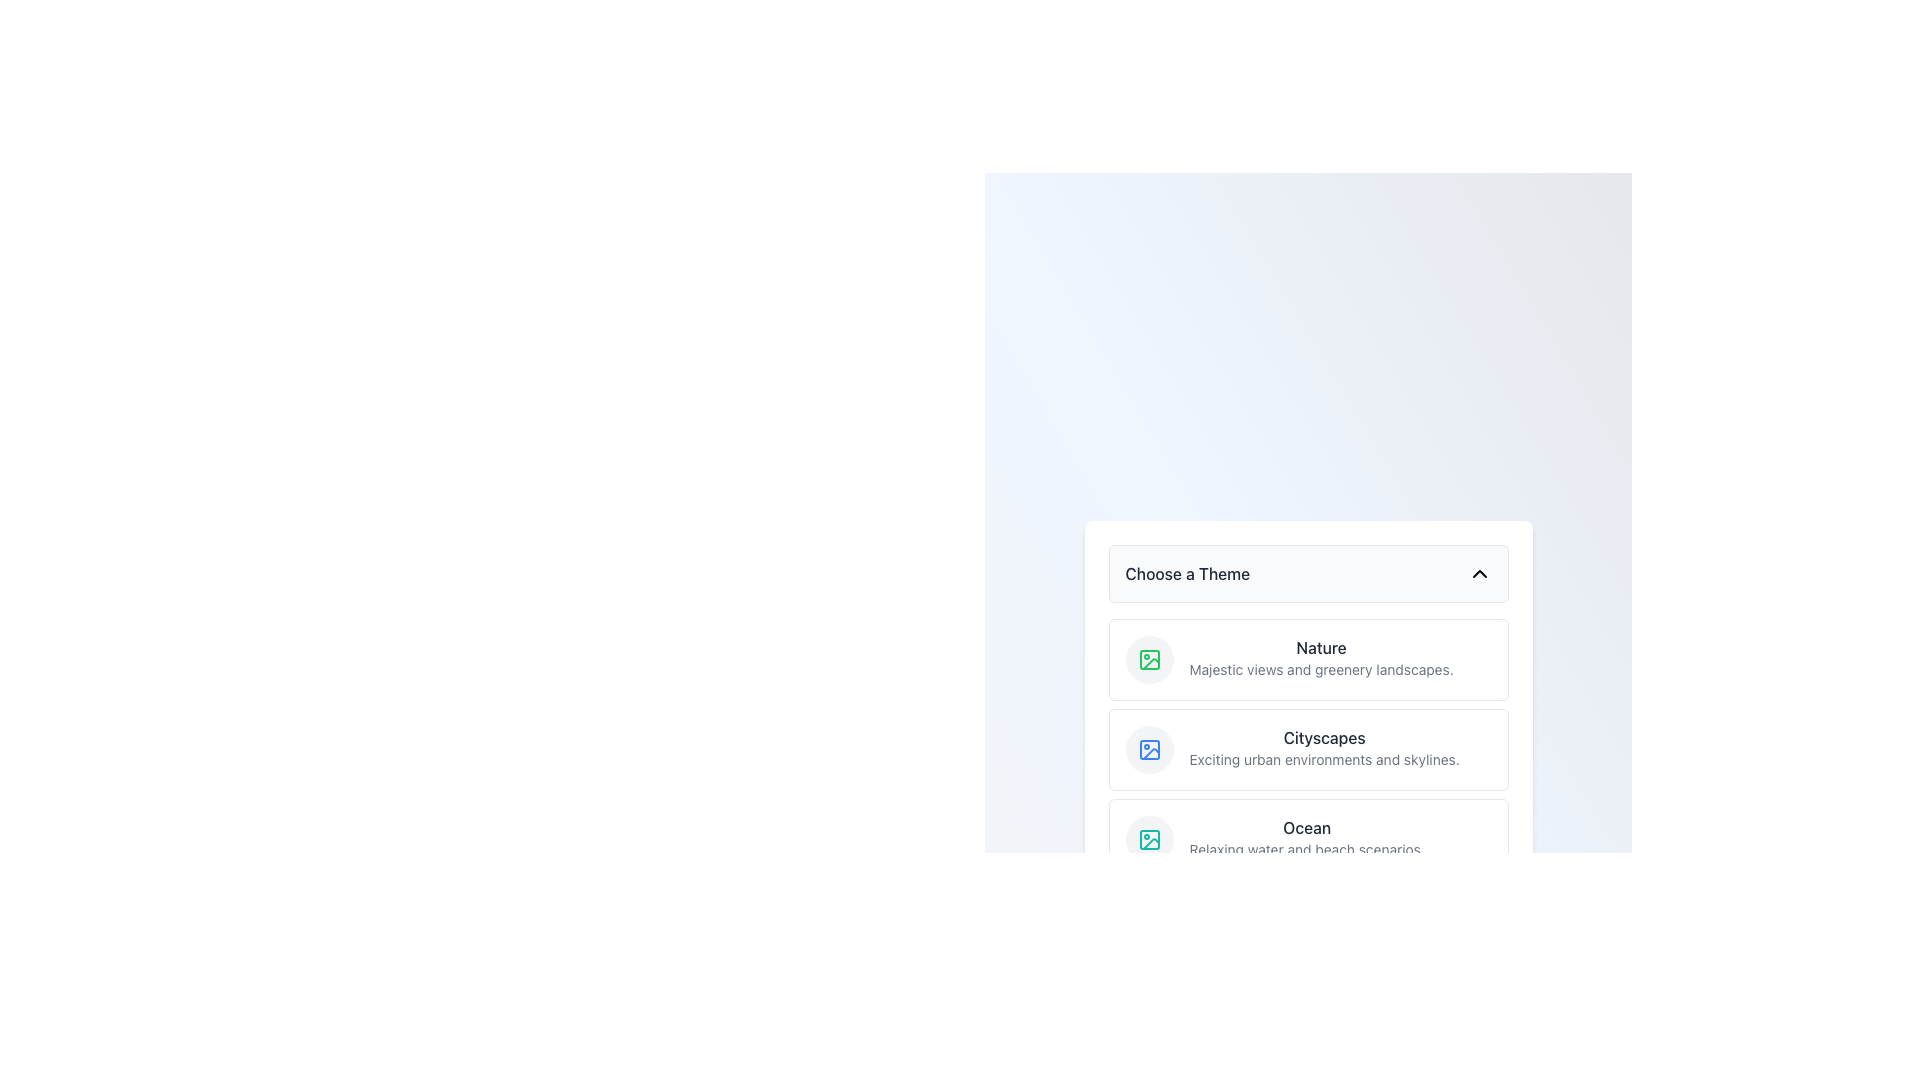  Describe the element at coordinates (1308, 749) in the screenshot. I see `the second selectable list item labeled 'Cityscapes'` at that location.